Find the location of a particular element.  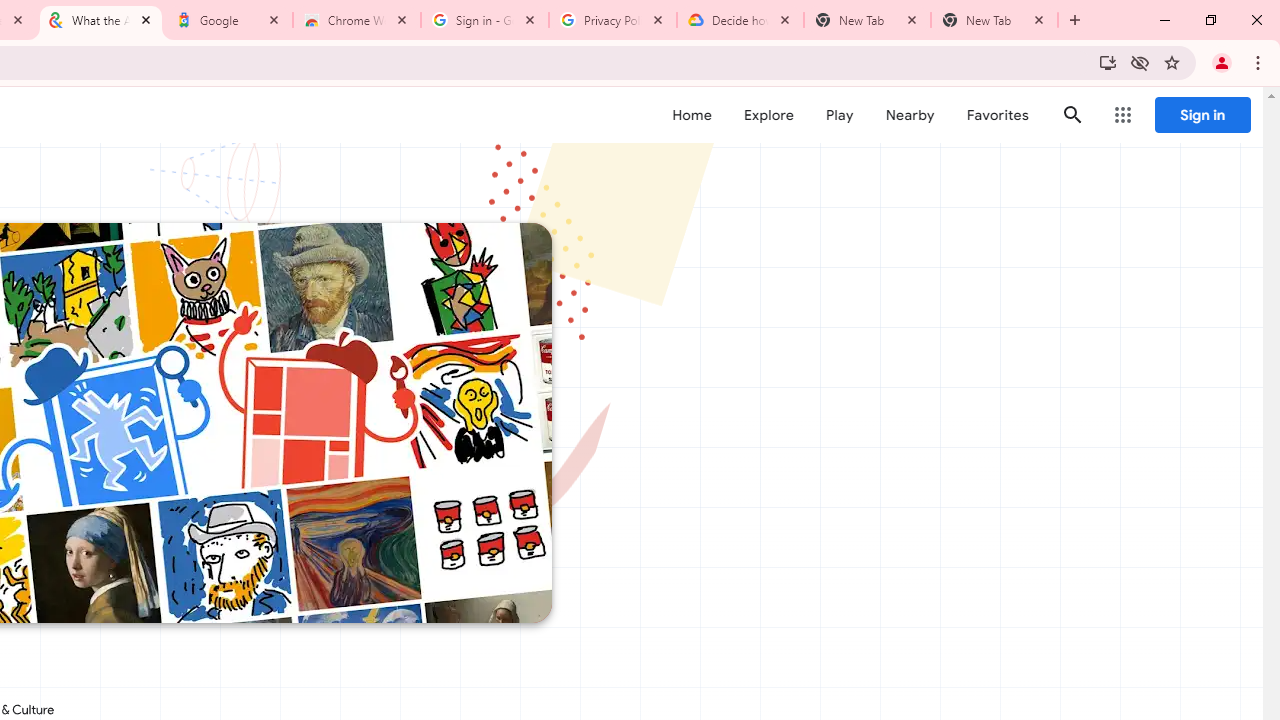

'Bookmark this tab' is located at coordinates (1171, 61).